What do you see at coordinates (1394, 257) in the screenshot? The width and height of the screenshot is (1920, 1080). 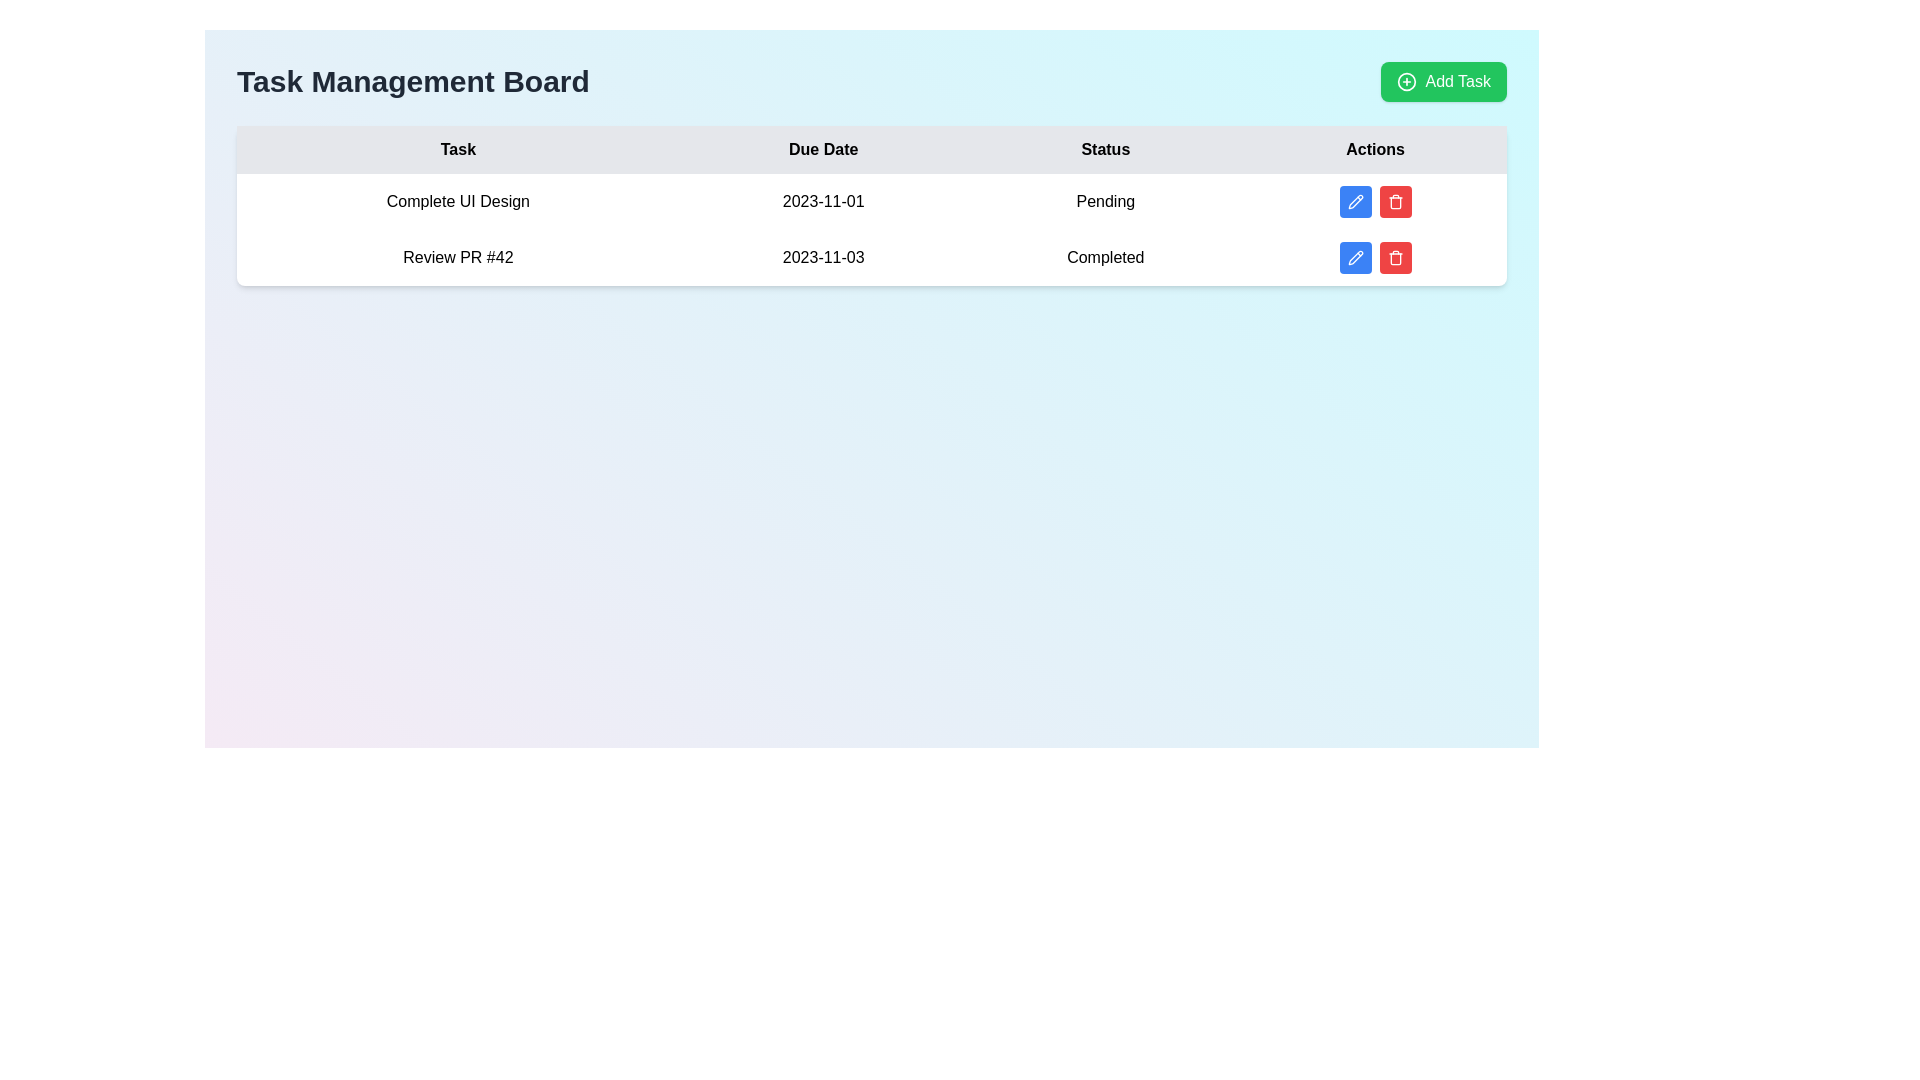 I see `the small red trash can icon located in the 'Actions' column of the table row to initiate a deletion action` at bounding box center [1394, 257].